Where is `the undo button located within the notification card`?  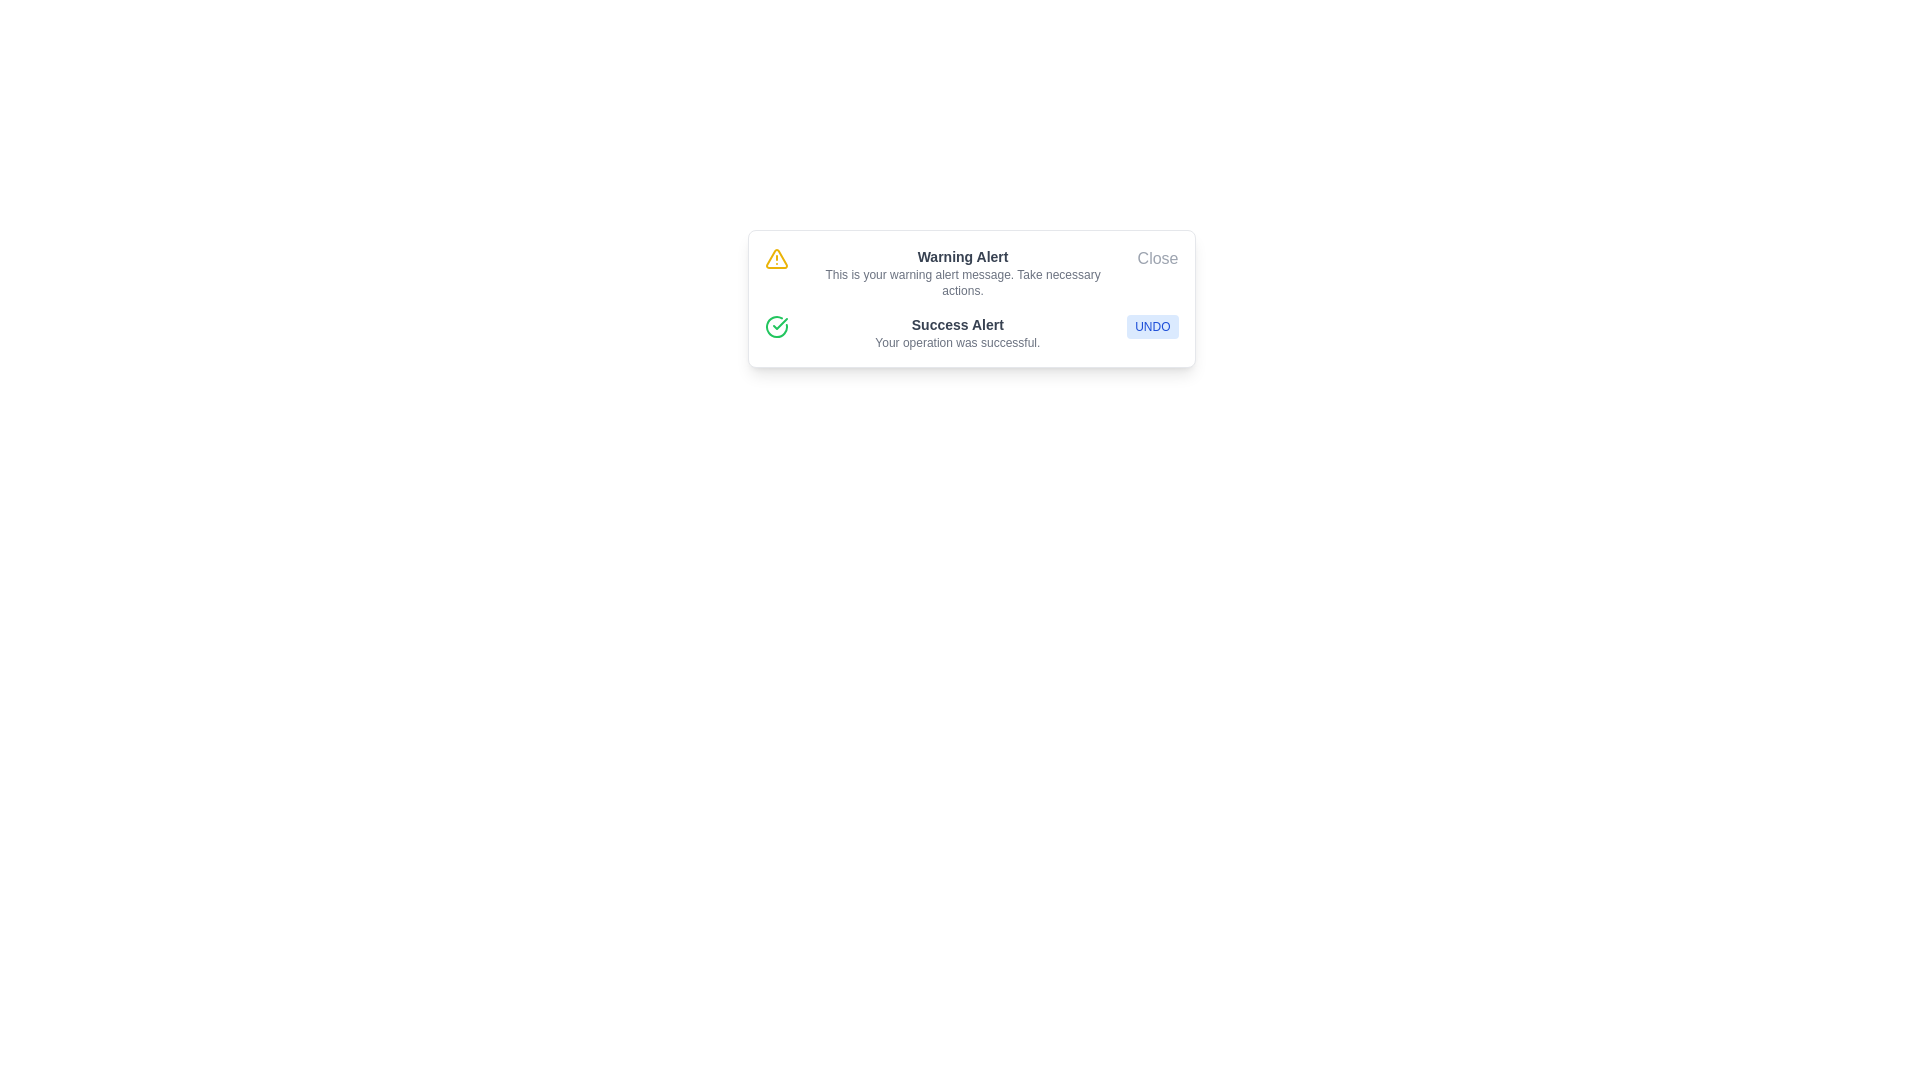
the undo button located within the notification card is located at coordinates (1152, 326).